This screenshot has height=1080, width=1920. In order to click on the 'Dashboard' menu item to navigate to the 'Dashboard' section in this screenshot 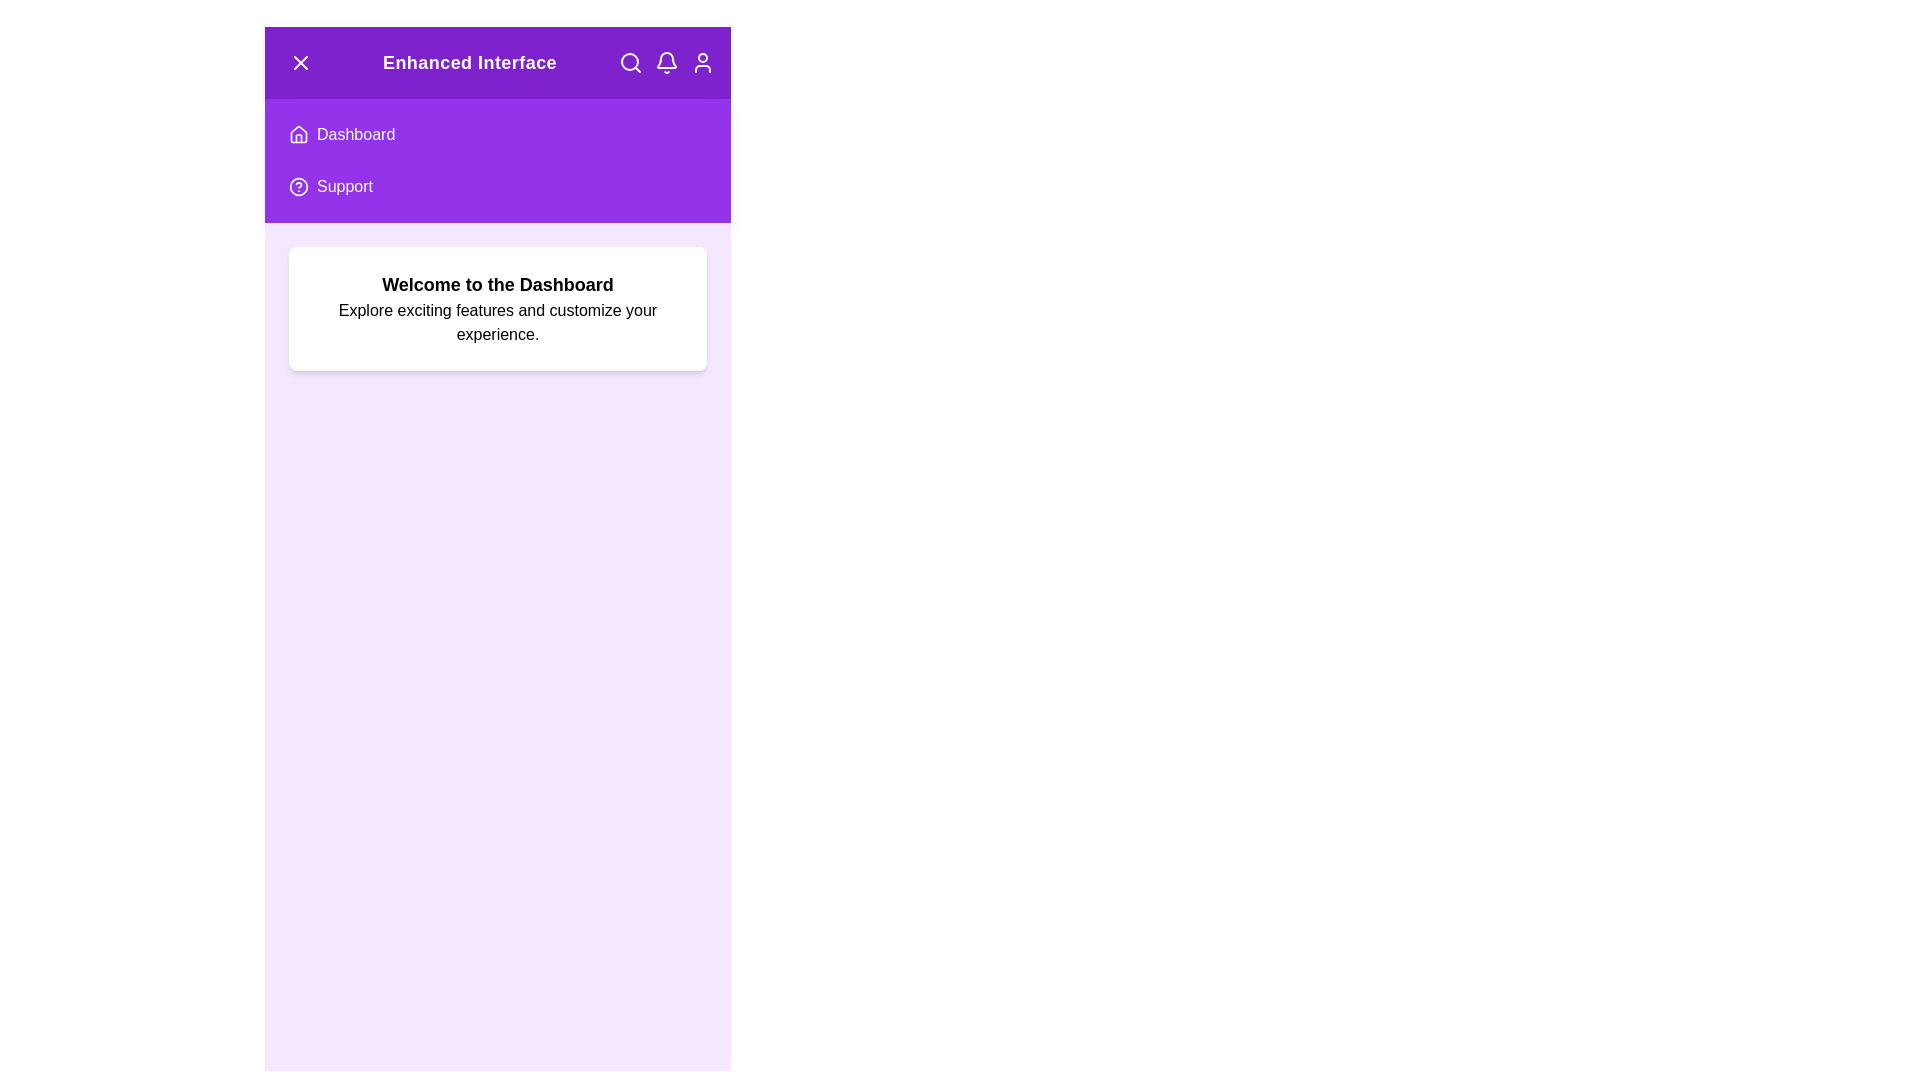, I will do `click(498, 135)`.